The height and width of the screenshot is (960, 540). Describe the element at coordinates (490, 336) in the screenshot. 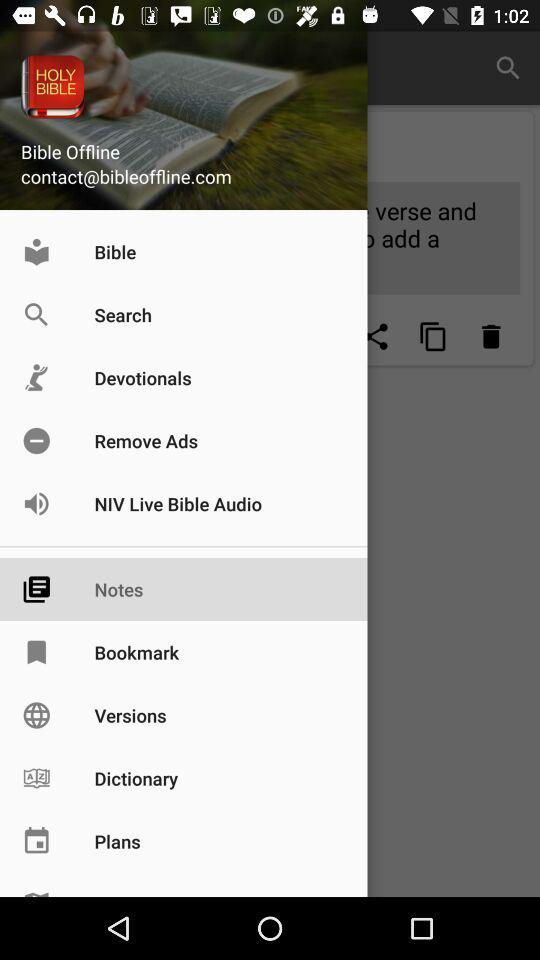

I see `delete icon which is at the right side of the page` at that location.